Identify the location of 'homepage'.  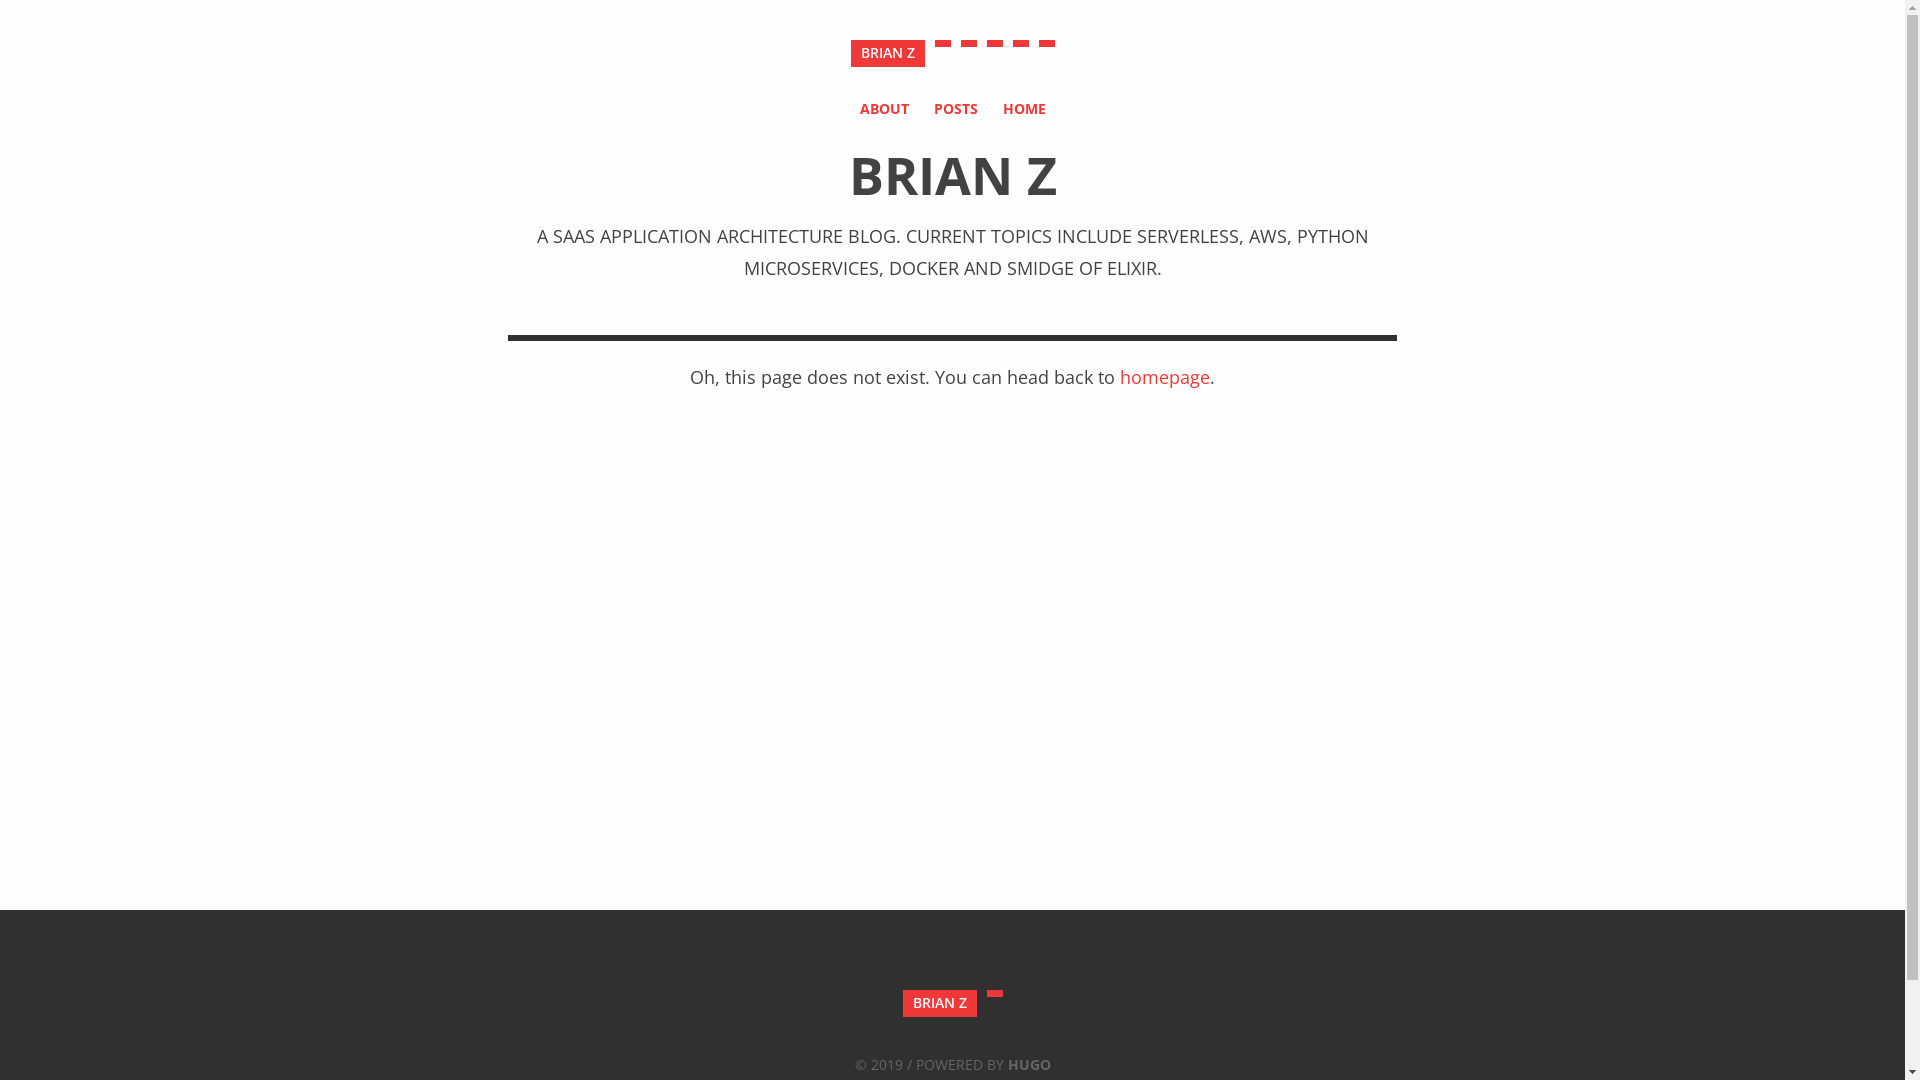
(1165, 377).